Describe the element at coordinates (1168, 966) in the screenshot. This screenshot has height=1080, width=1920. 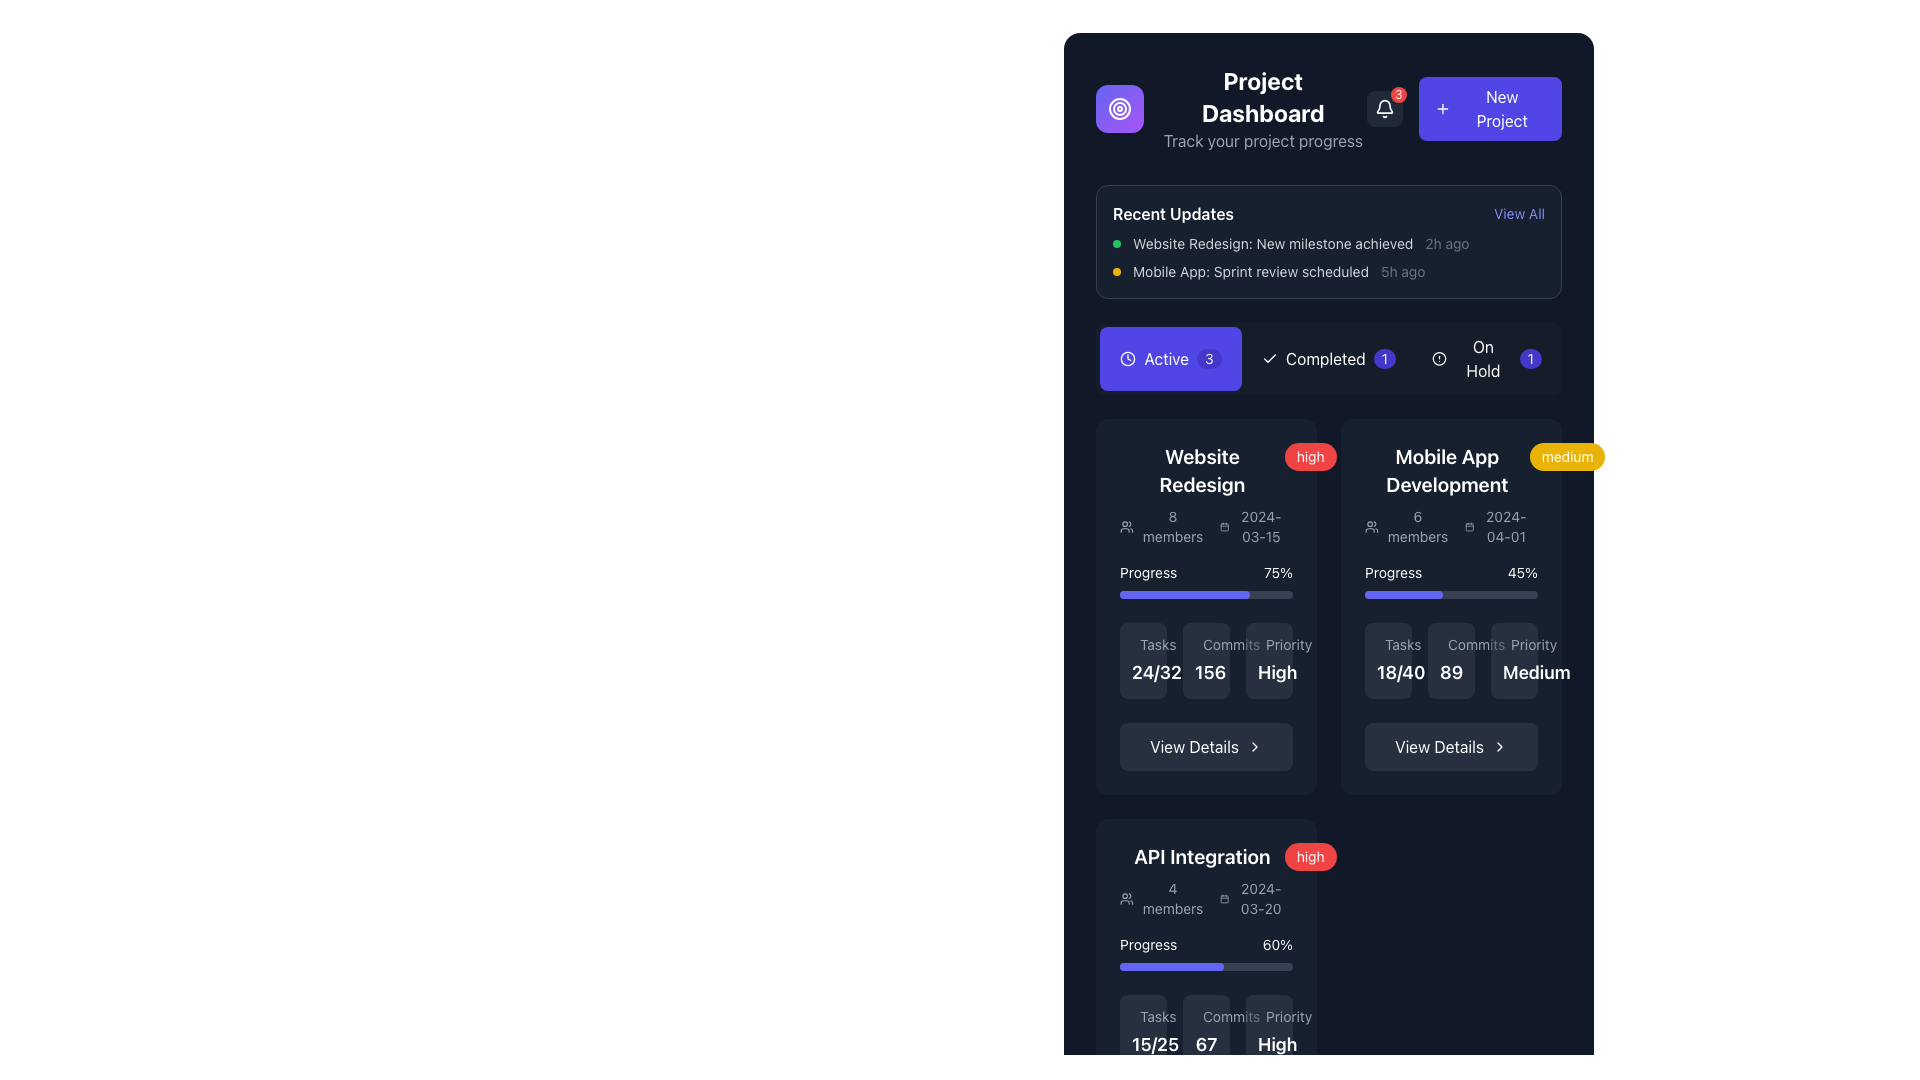
I see `progress bar` at that location.